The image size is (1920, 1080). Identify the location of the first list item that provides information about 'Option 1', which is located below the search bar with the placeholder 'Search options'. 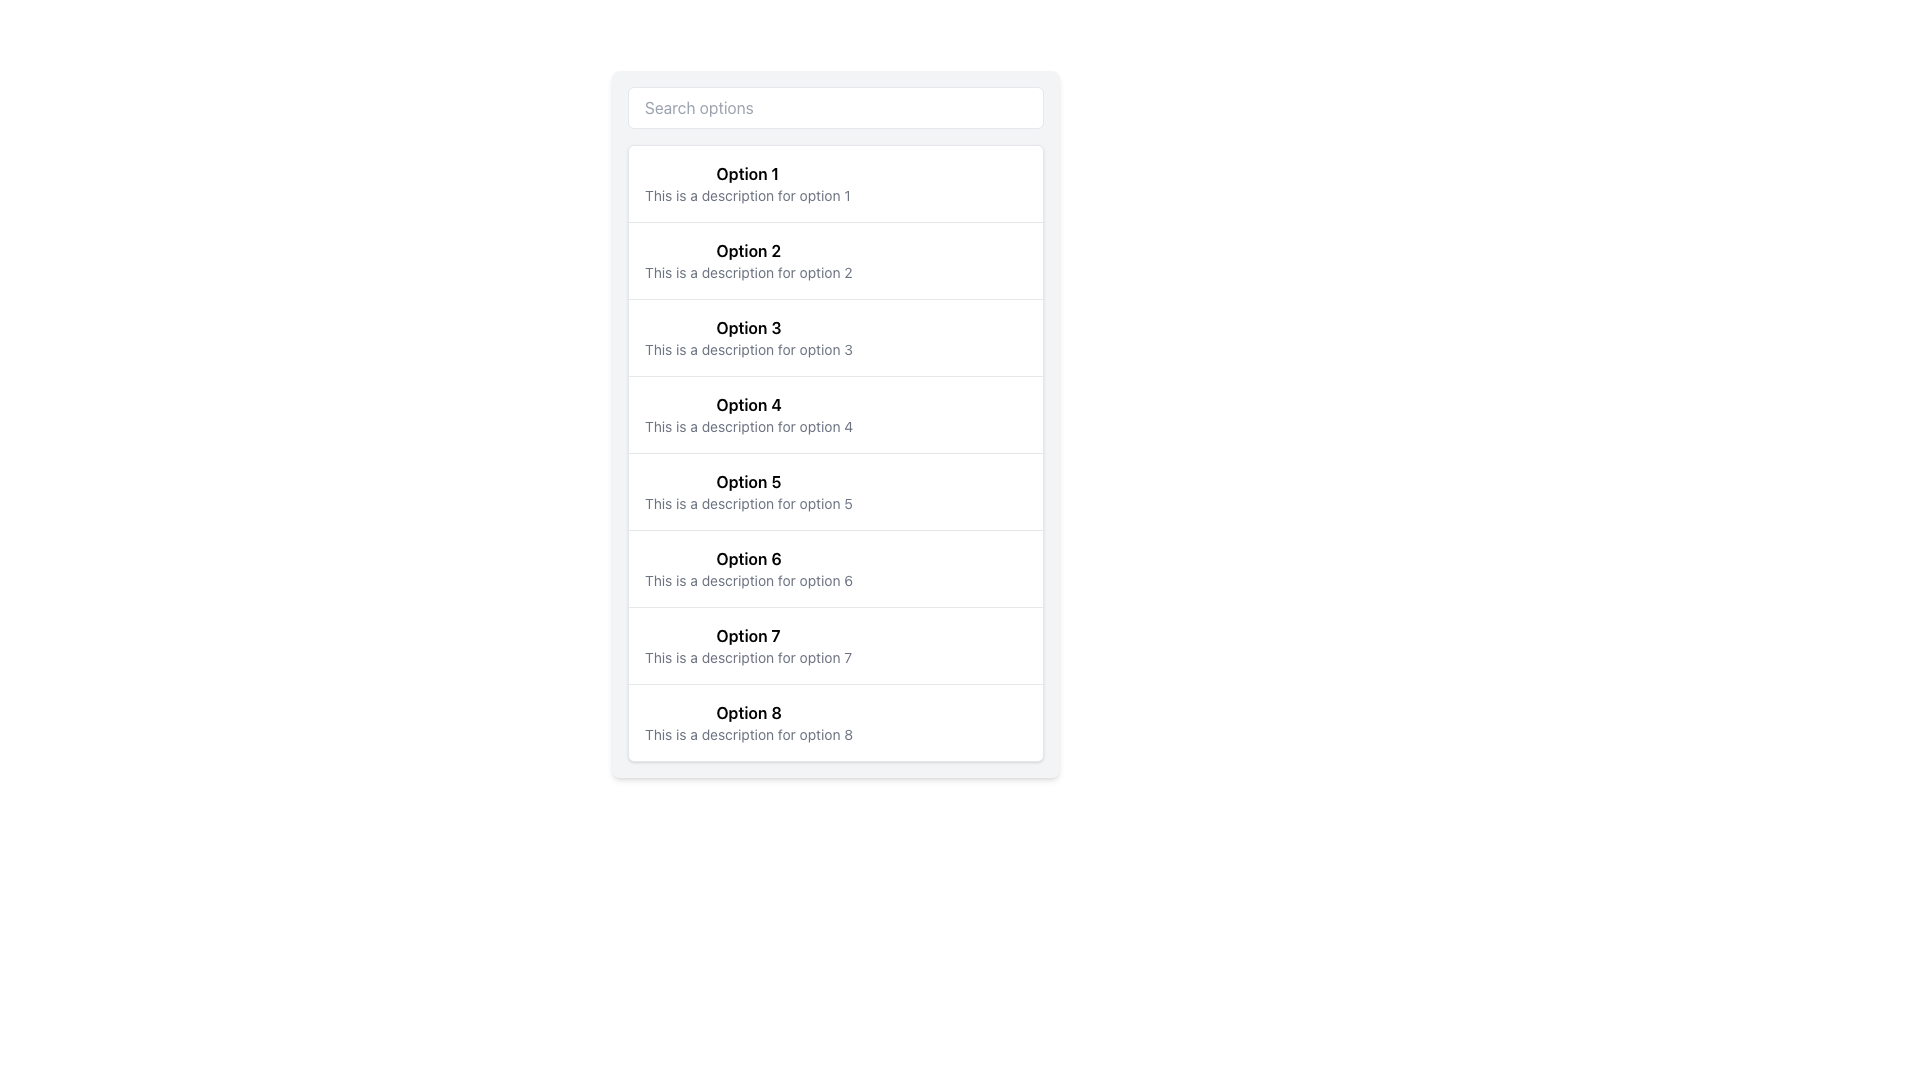
(746, 184).